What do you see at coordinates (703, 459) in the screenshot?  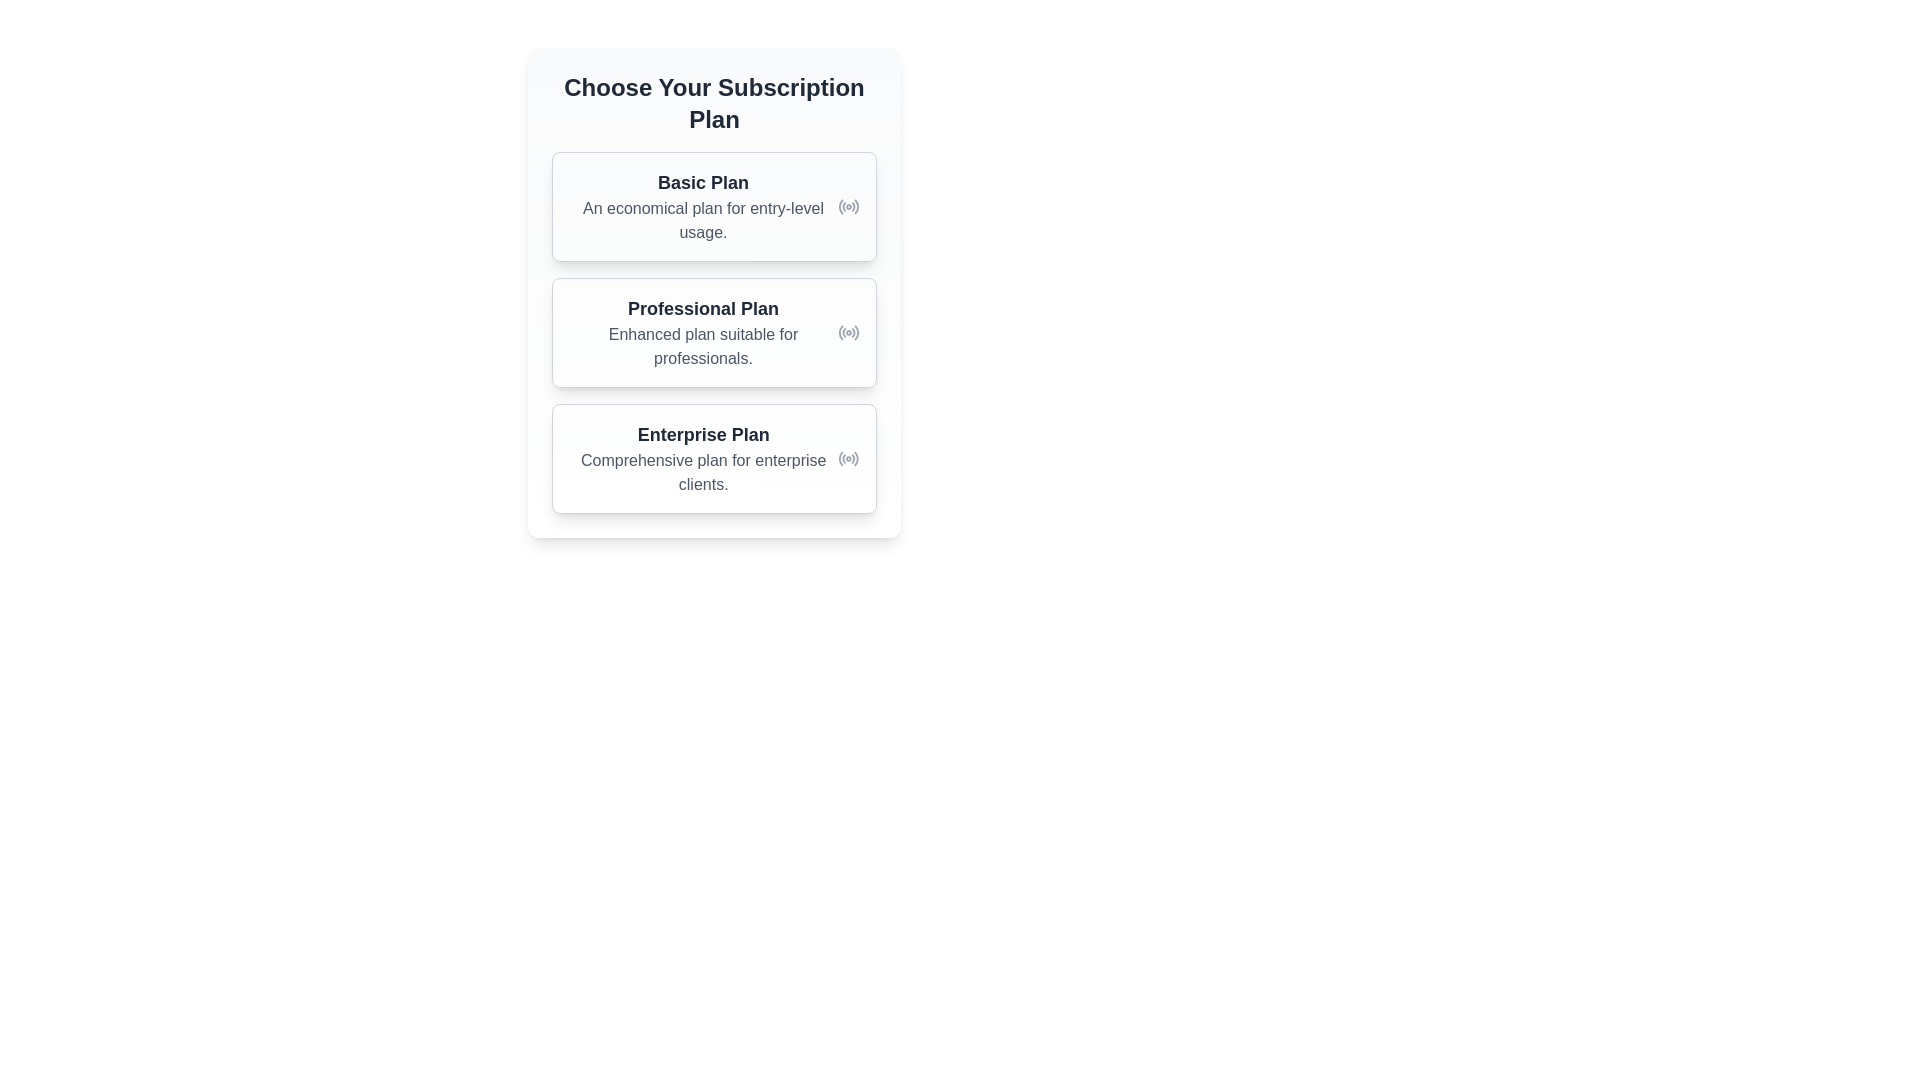 I see `the 'Enterprise Plan' informational block, which features a bold heading and a smaller description, positioned as the third item in a list of subscription plans` at bounding box center [703, 459].